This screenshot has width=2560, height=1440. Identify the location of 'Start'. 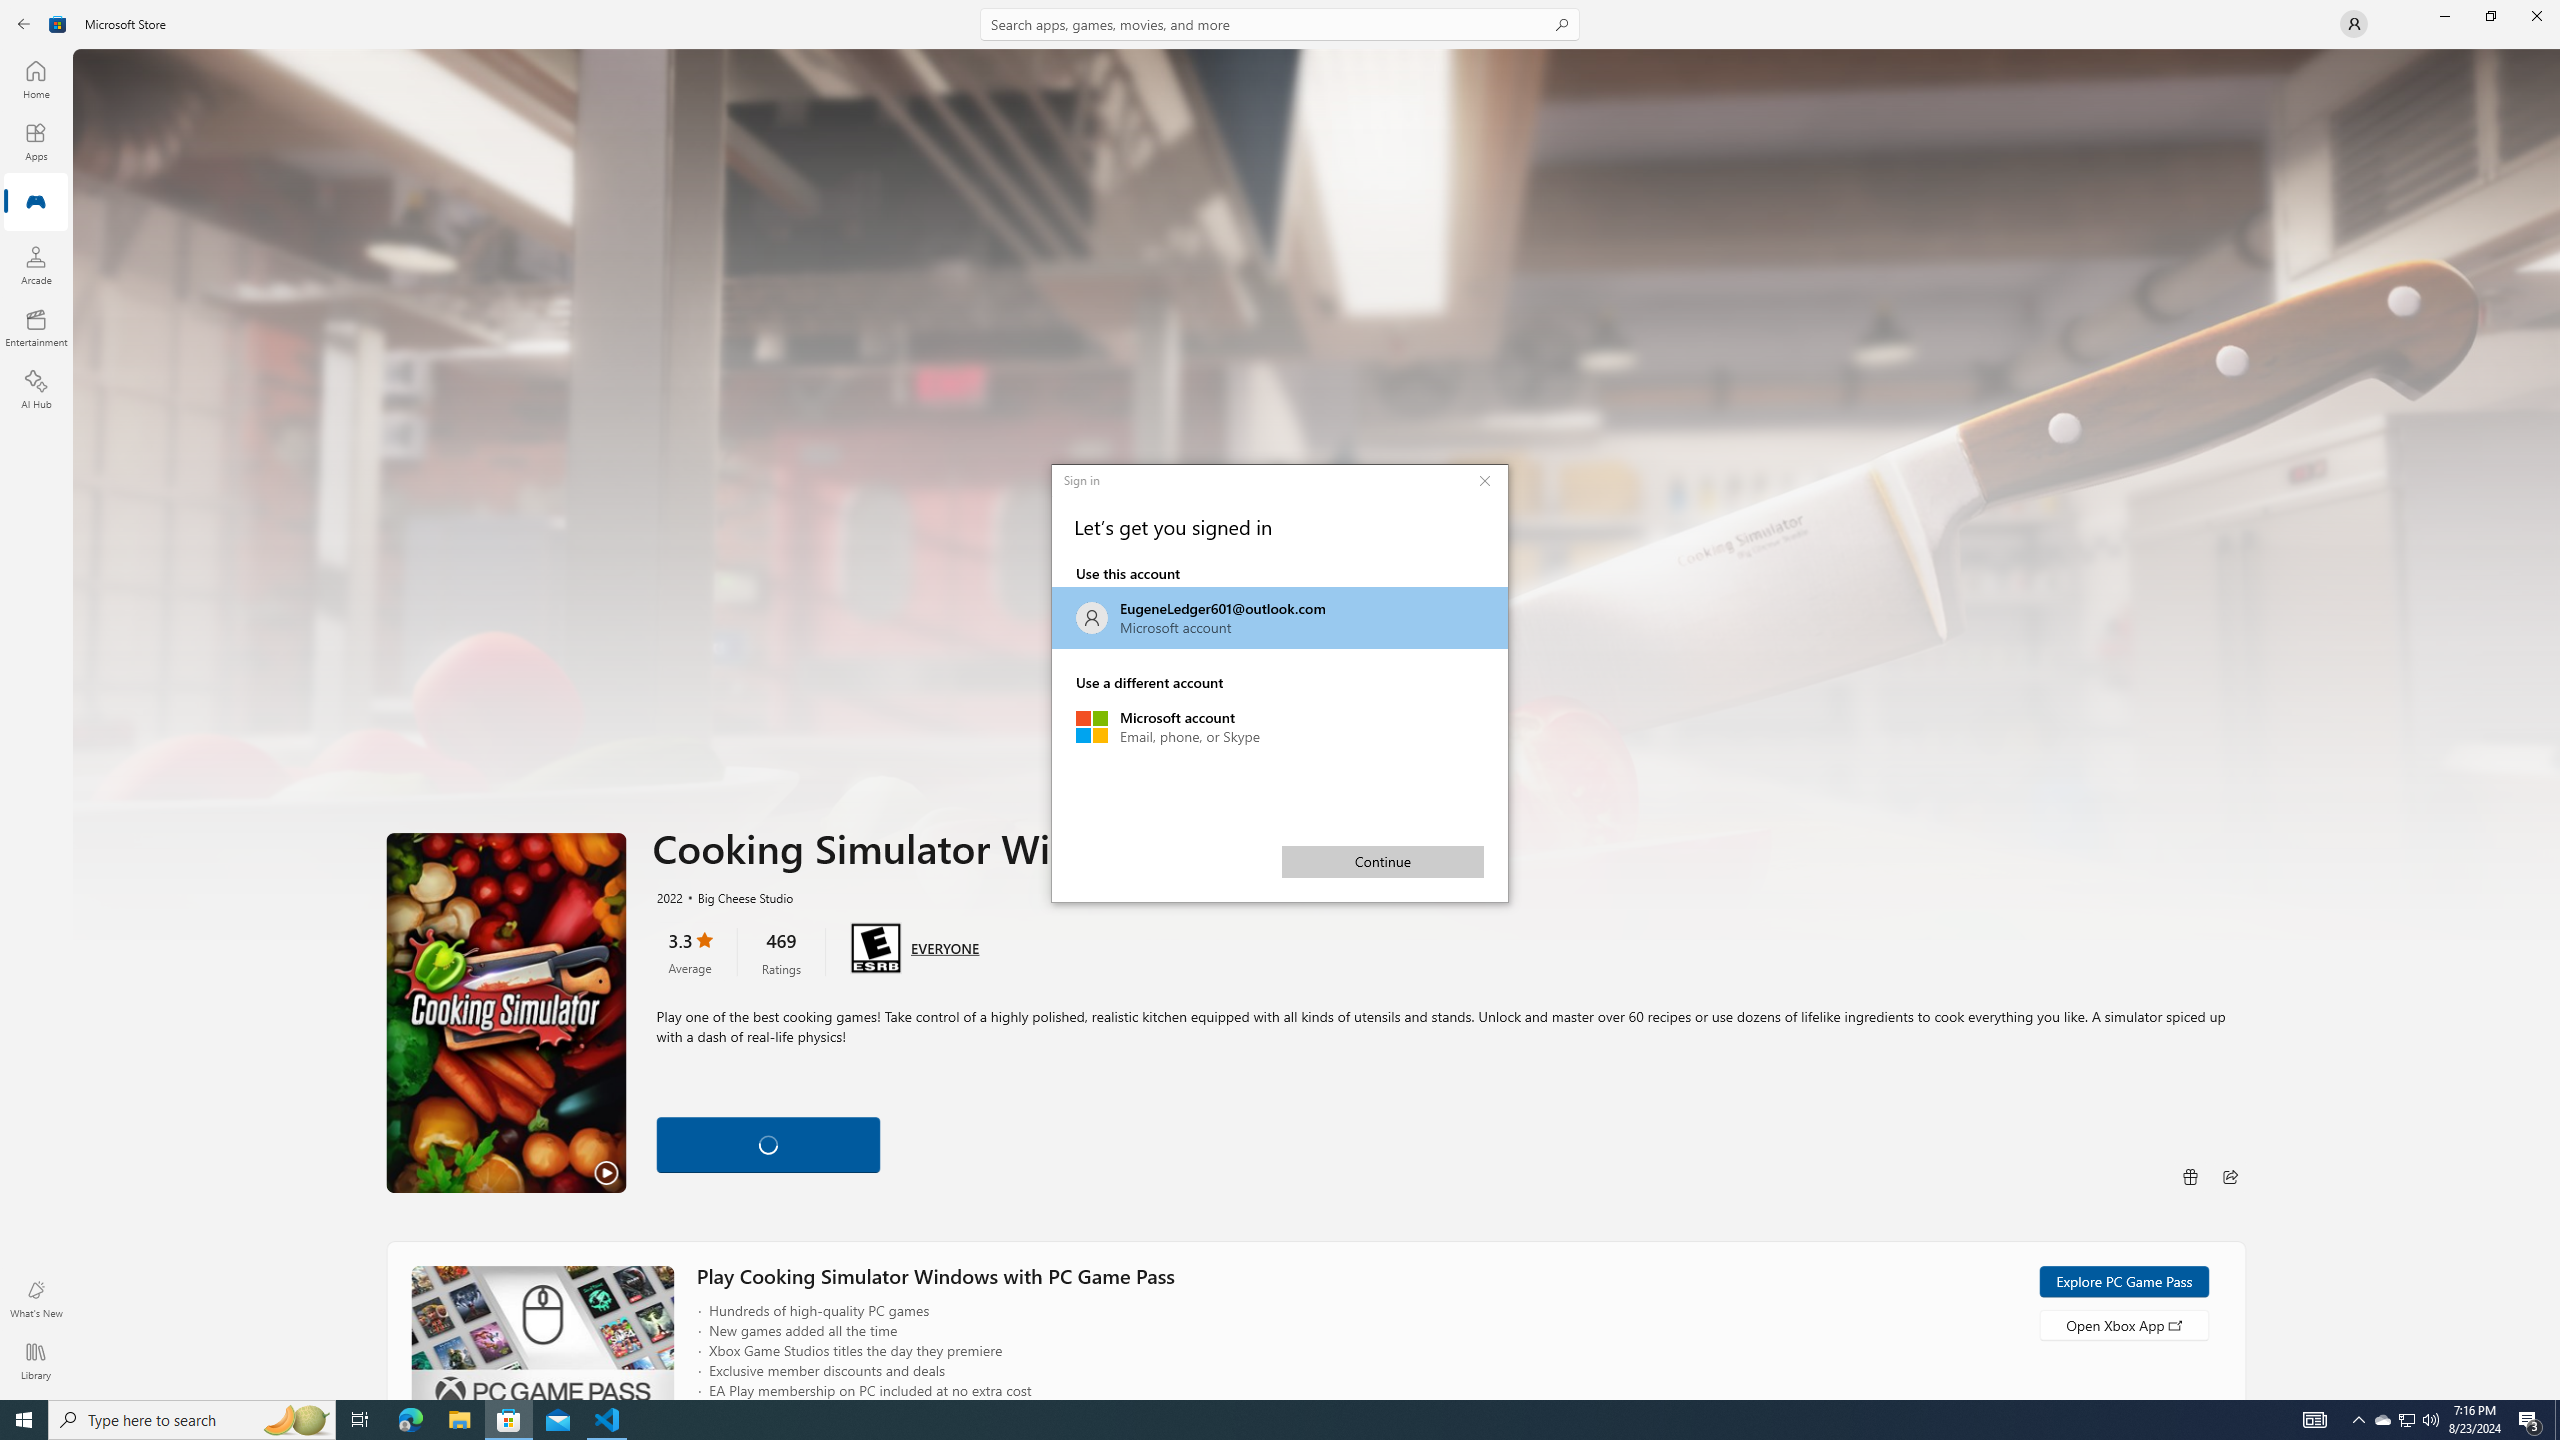
(24, 1418).